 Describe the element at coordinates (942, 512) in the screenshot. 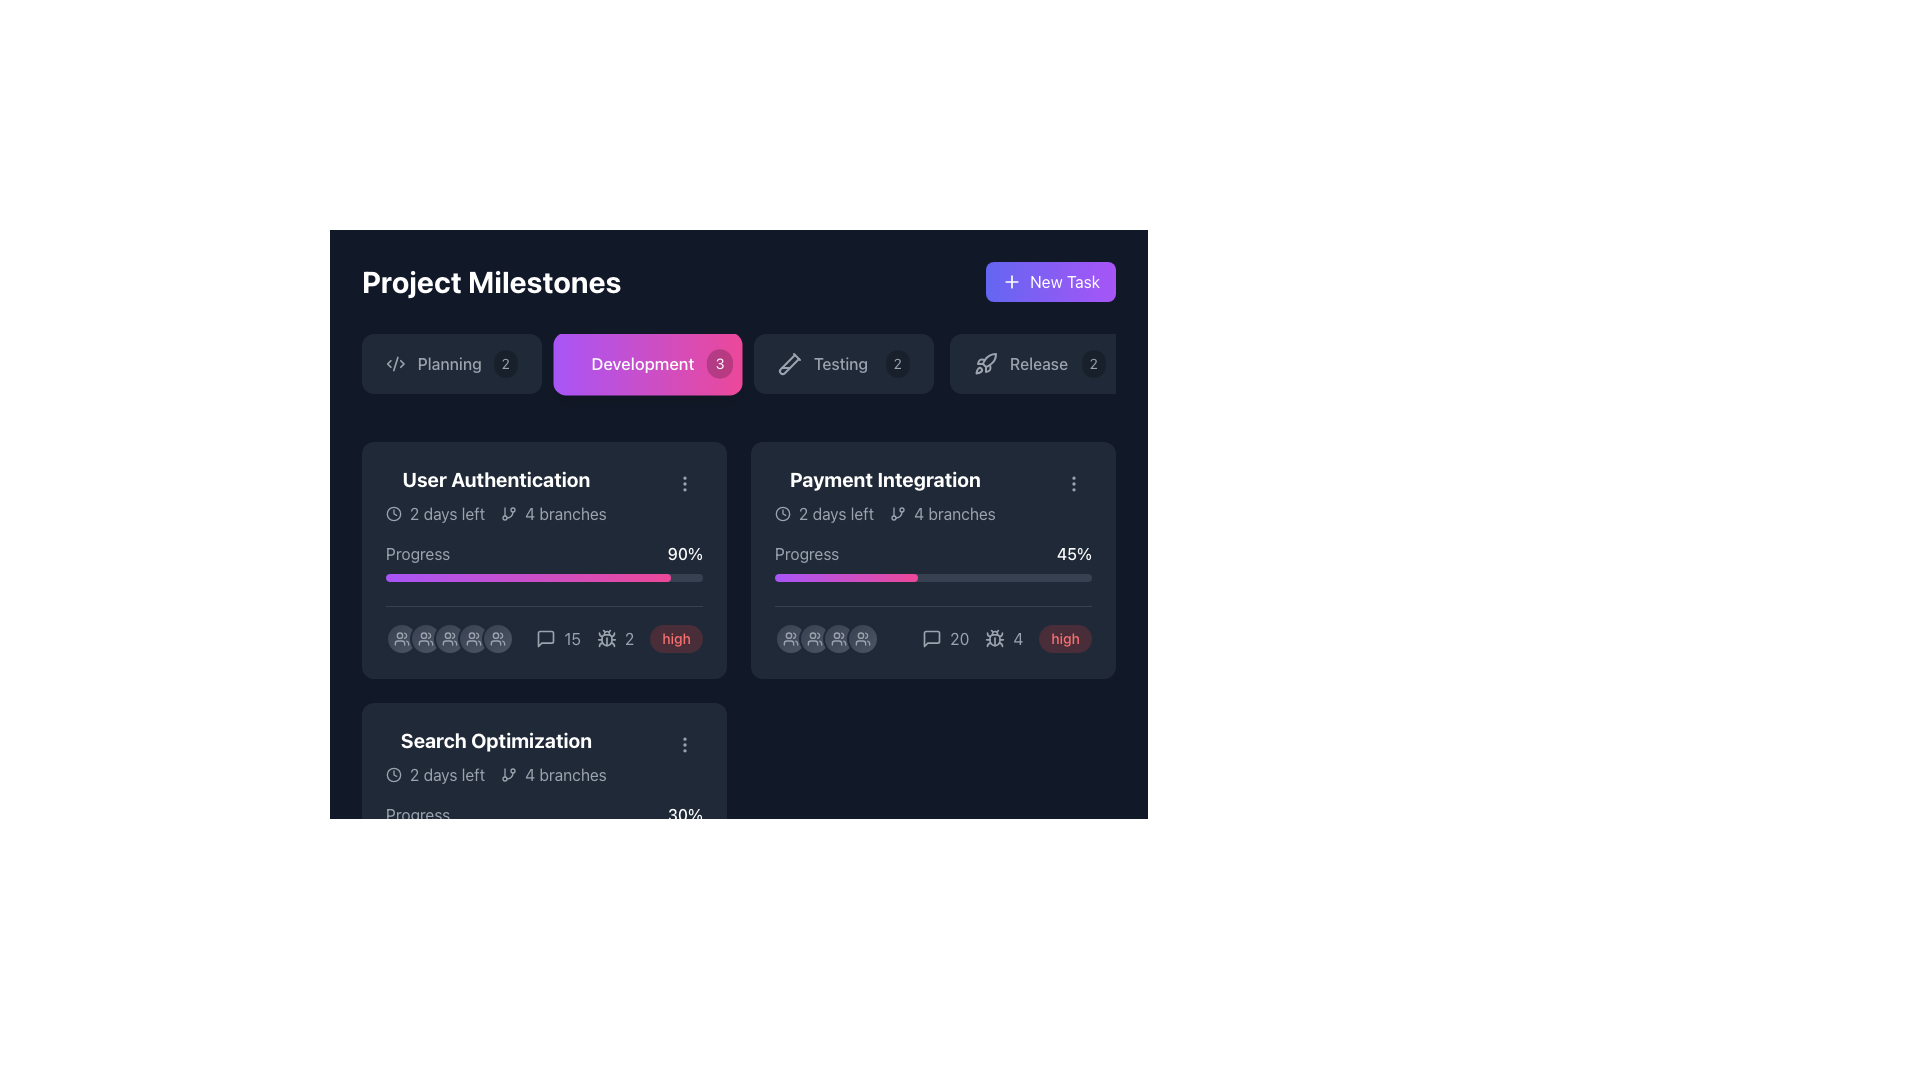

I see `the static informational text '4 branches' with an adjacent minimalist branch icon, located within the 'Payment Integration' card in the project's milestone section` at that location.